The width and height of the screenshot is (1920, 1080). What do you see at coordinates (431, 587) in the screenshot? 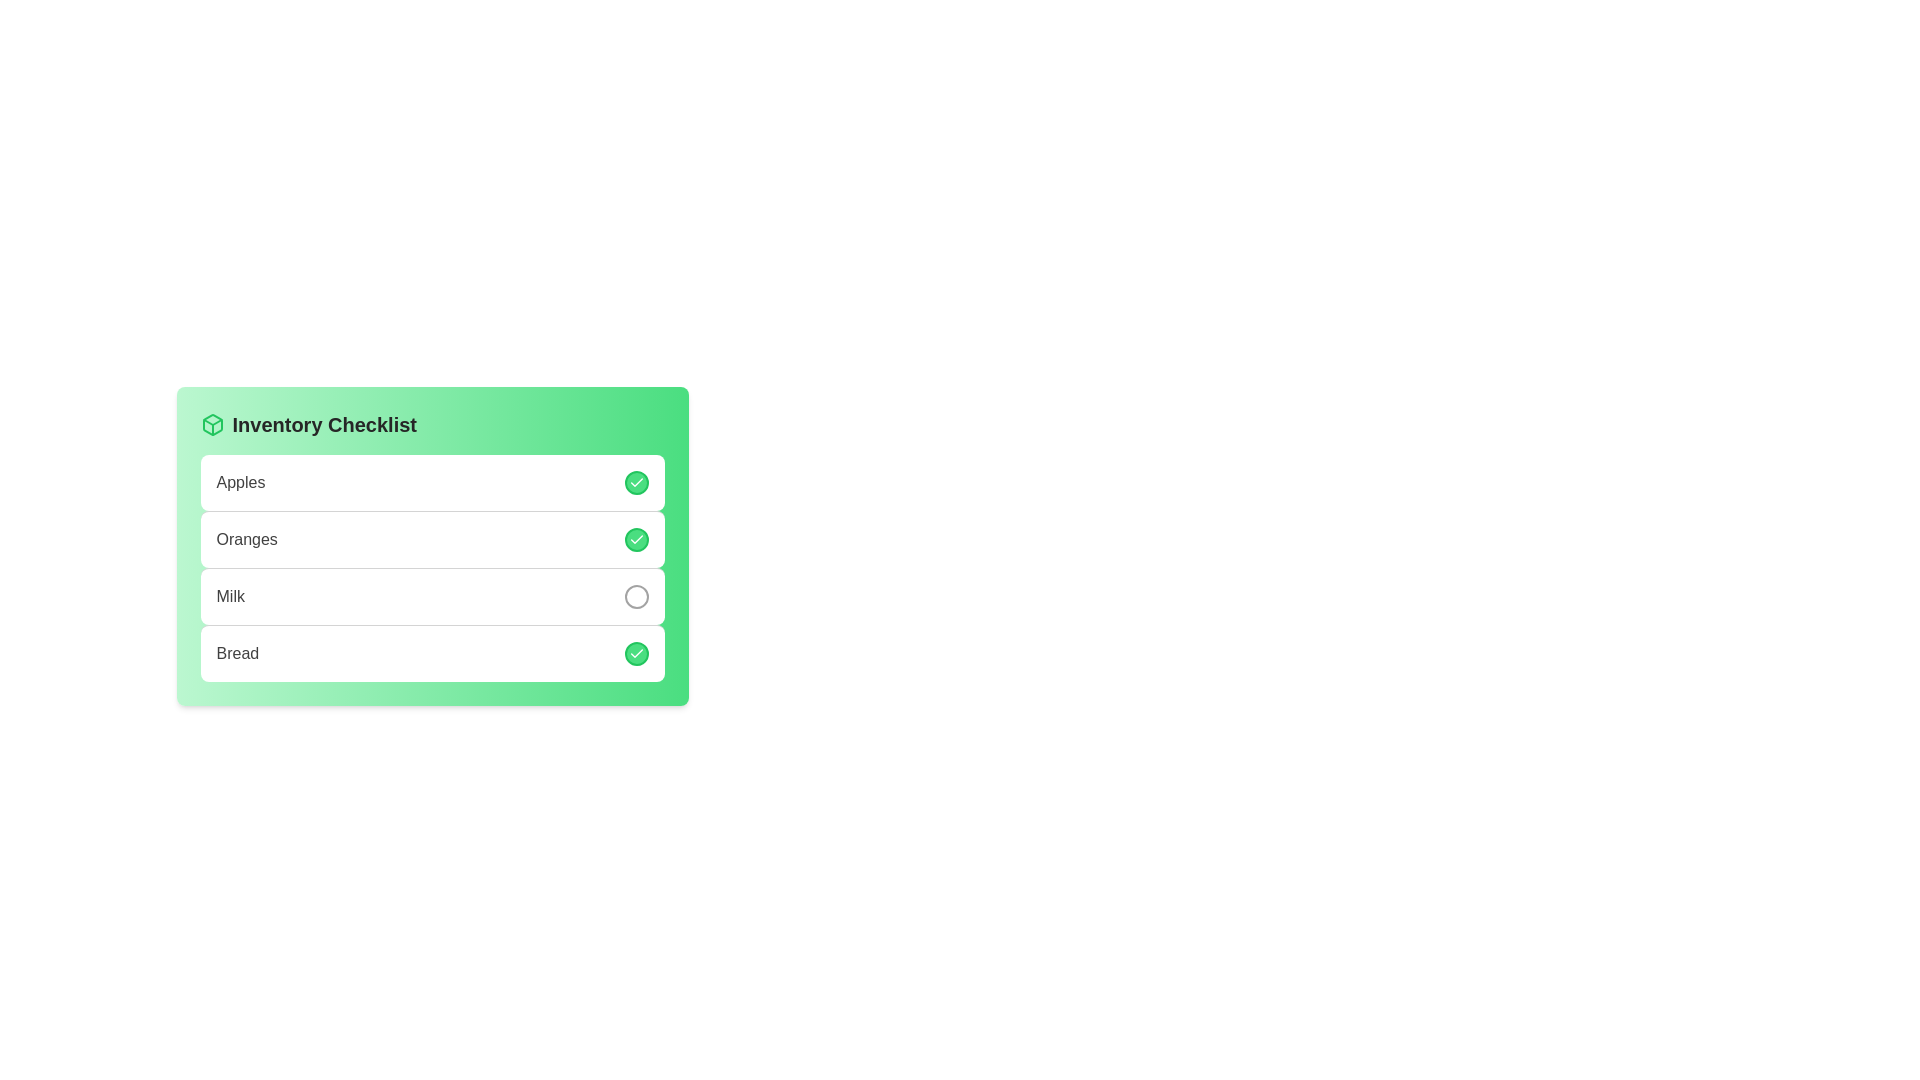
I see `the toggle button on the third item labeled 'Milk' within the 'Inventory Checklist' card` at bounding box center [431, 587].